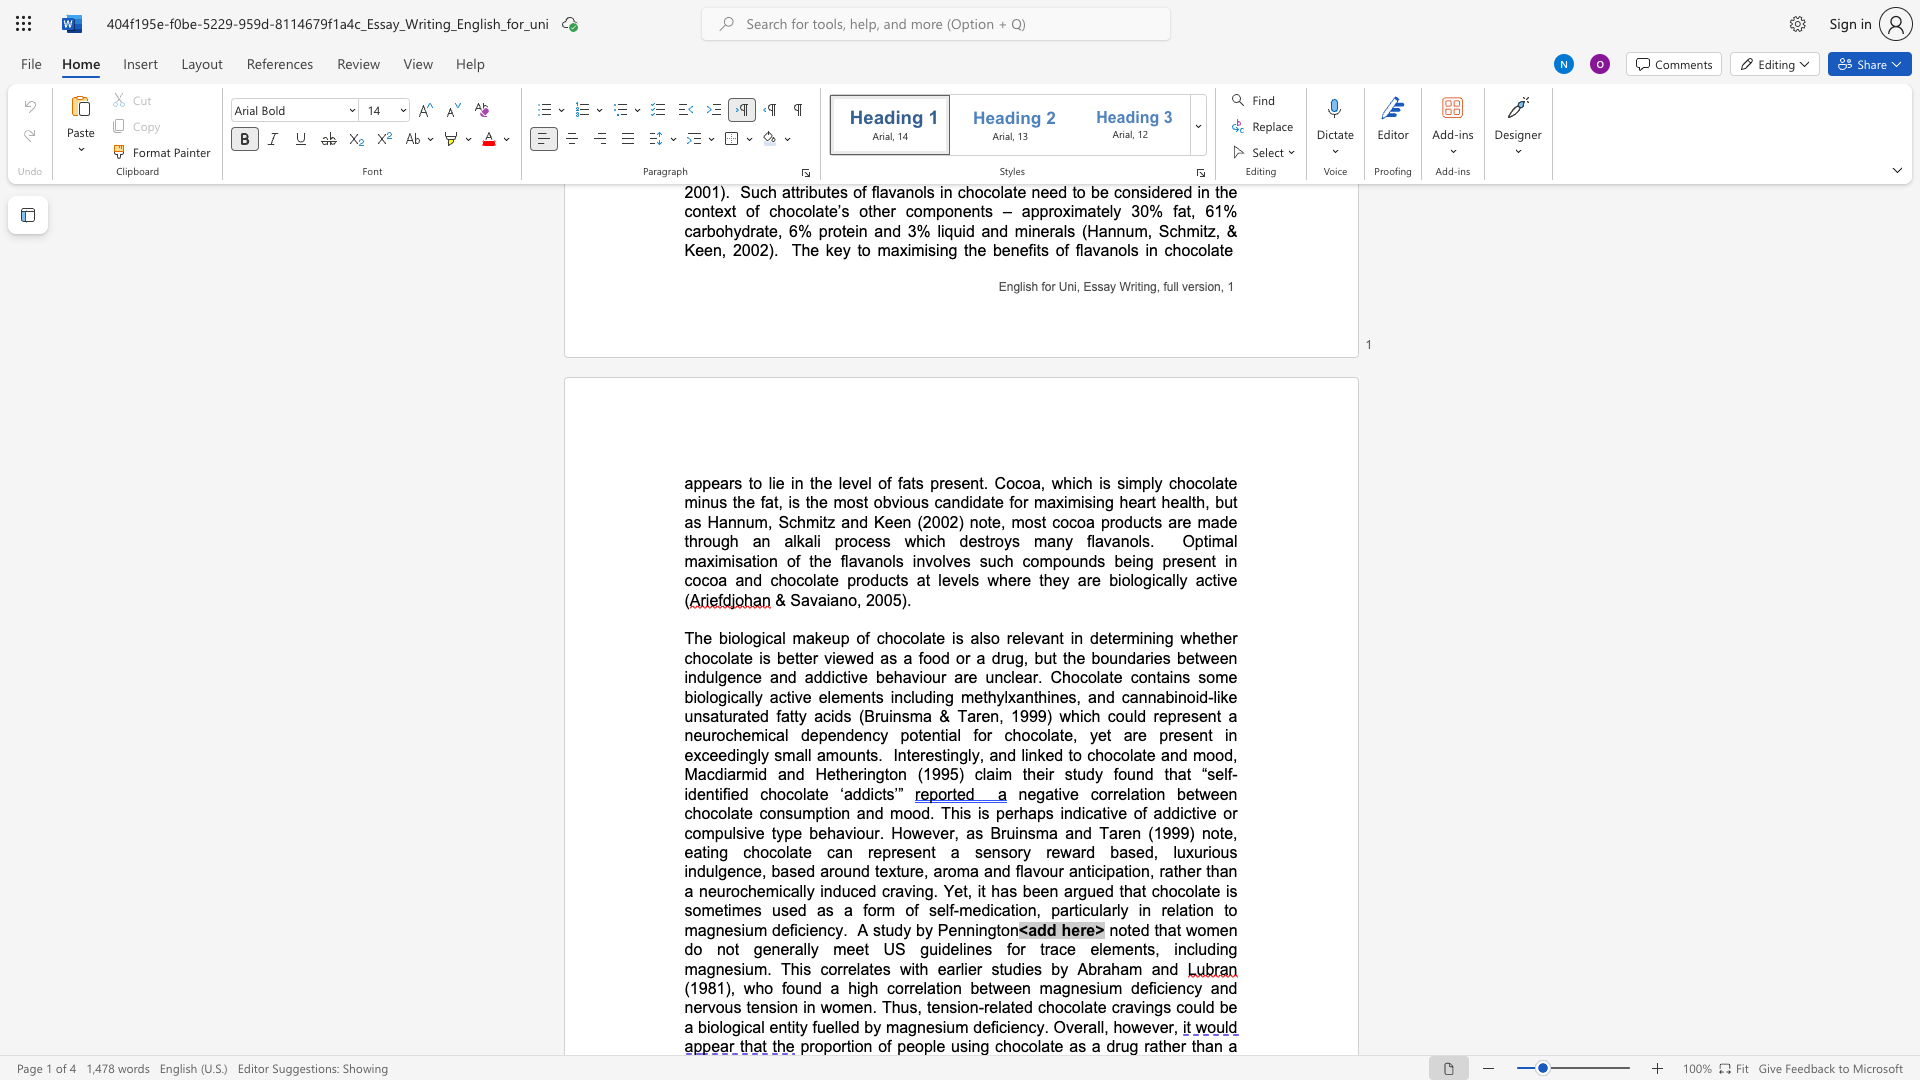  Describe the element at coordinates (1004, 987) in the screenshot. I see `the subset text "een magnesium deficiency" within the text "(1981), who found a high correlation between magnesium deficiency and nervous tension in women. Thus, tension-related chocolate cravings could be a biological entity fuelled by magnesium deficiency. Overall, however,"` at that location.